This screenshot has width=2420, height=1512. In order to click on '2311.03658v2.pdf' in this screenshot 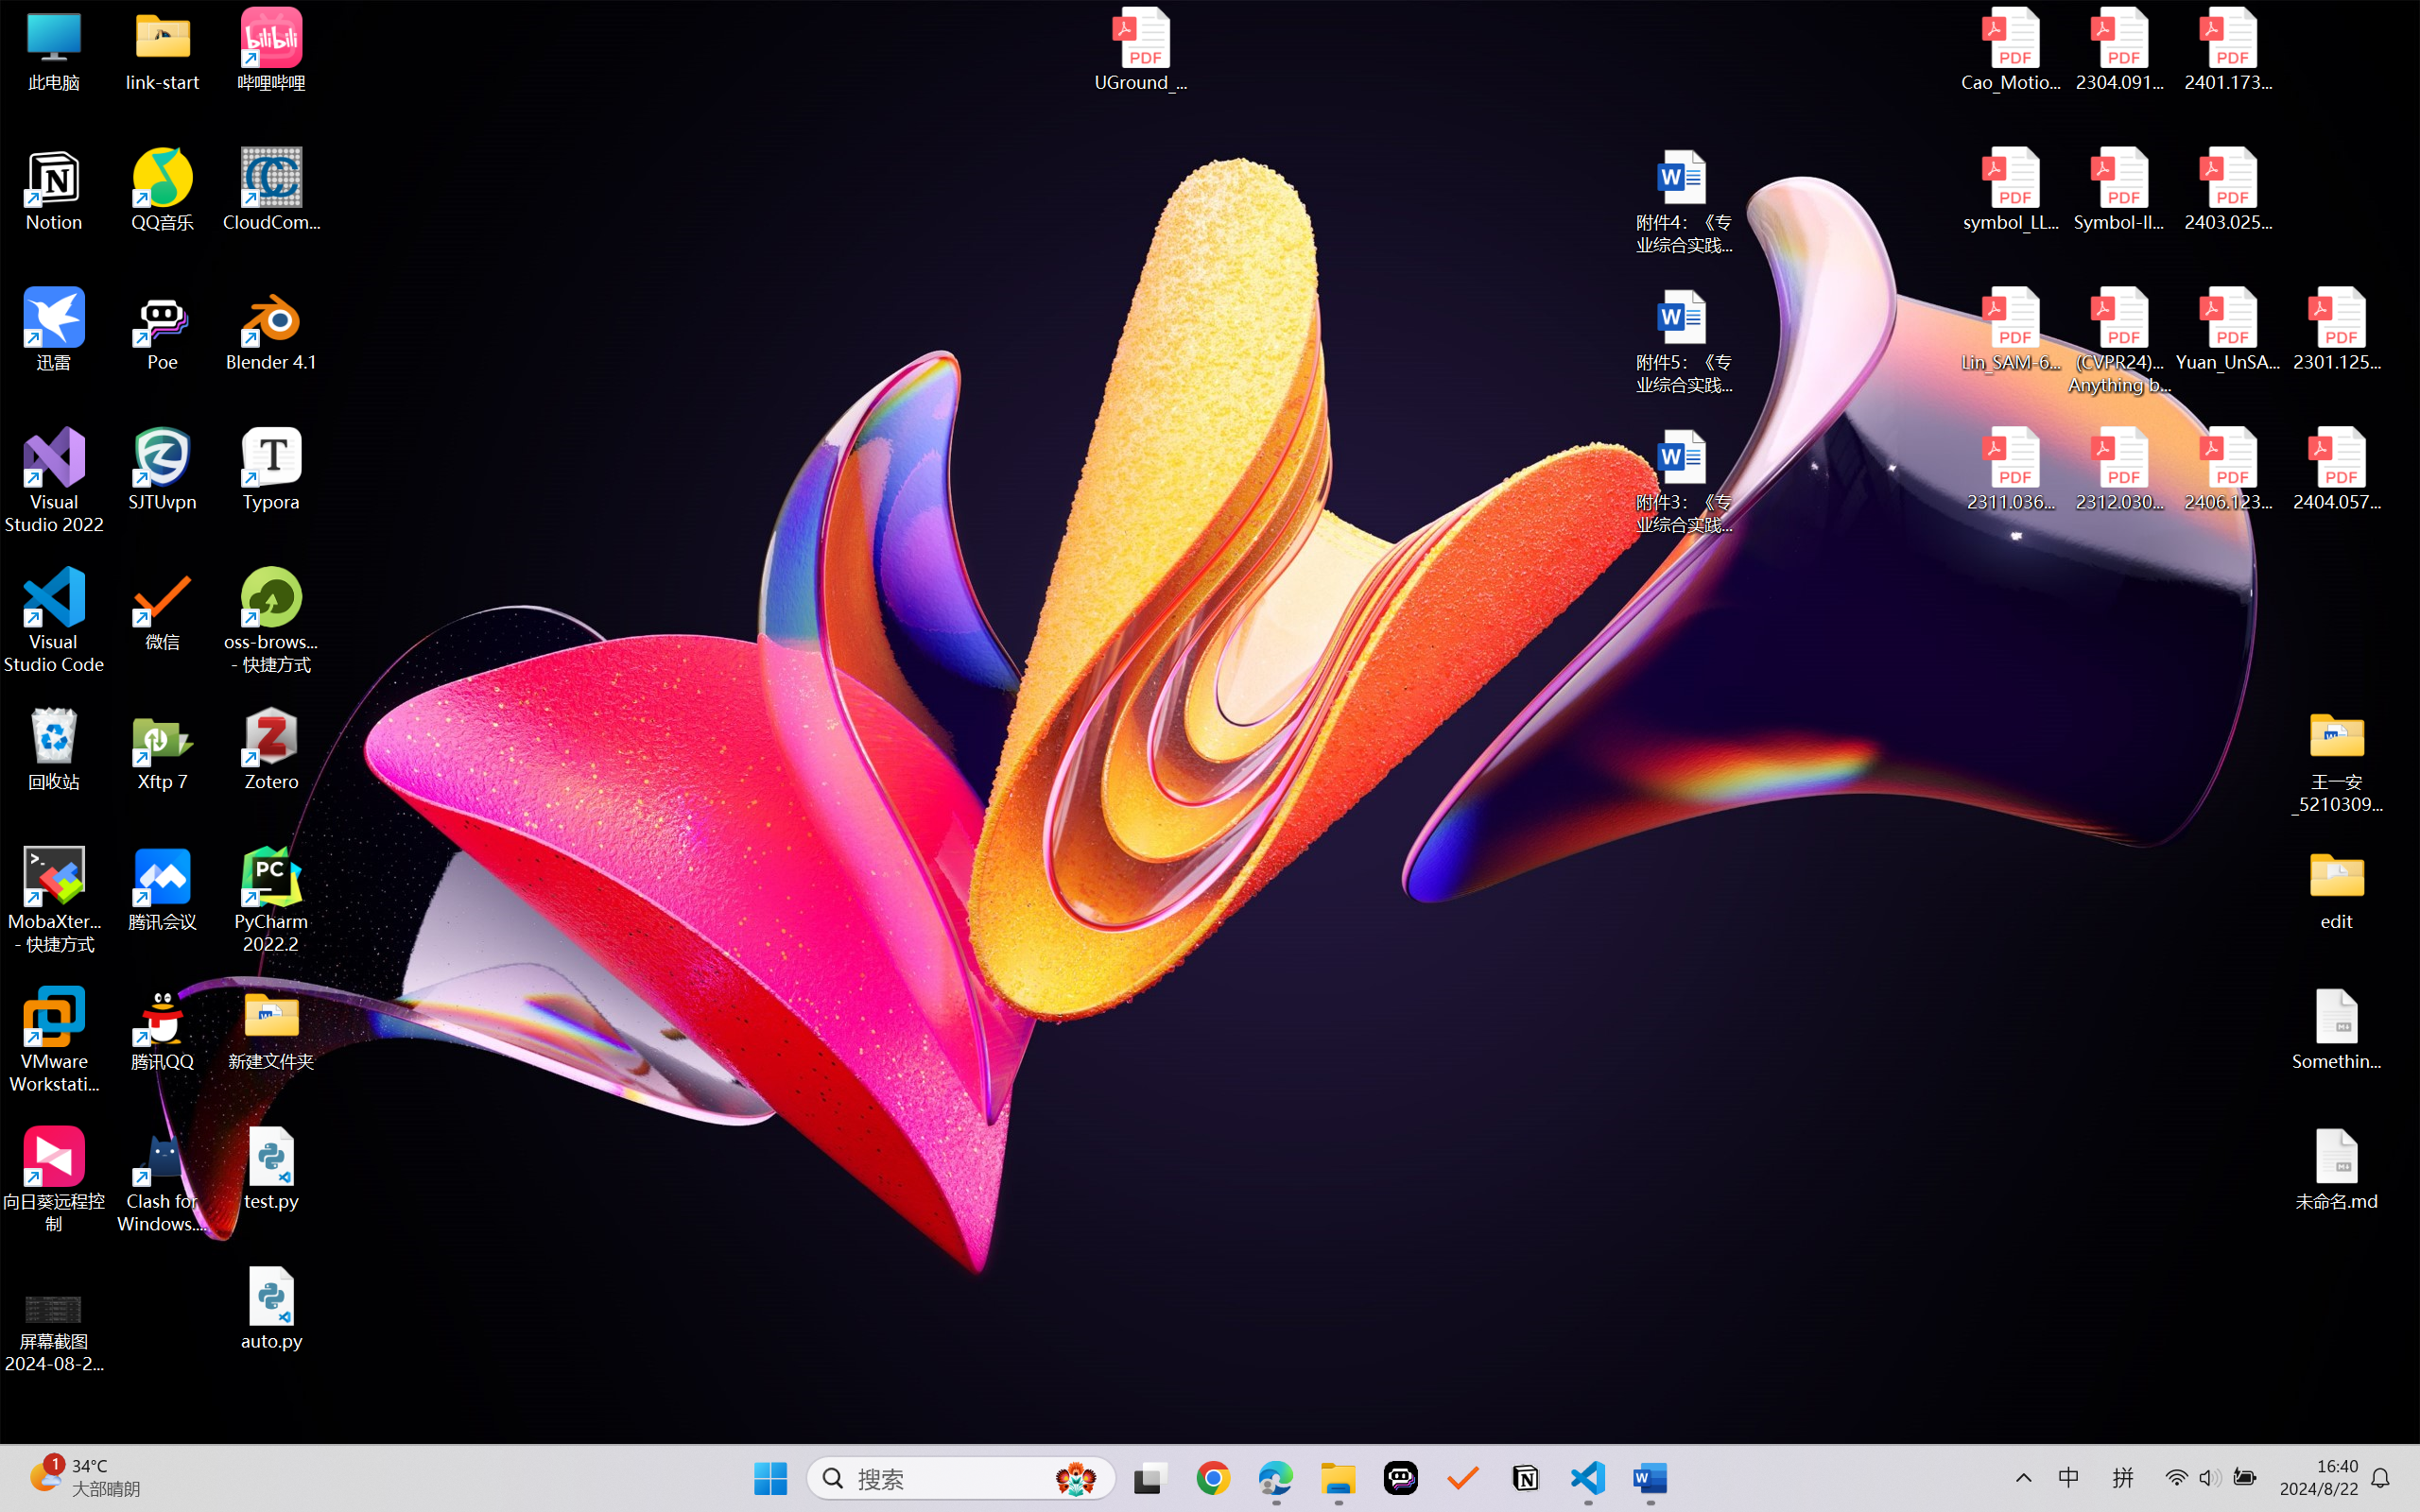, I will do `click(2011, 469)`.